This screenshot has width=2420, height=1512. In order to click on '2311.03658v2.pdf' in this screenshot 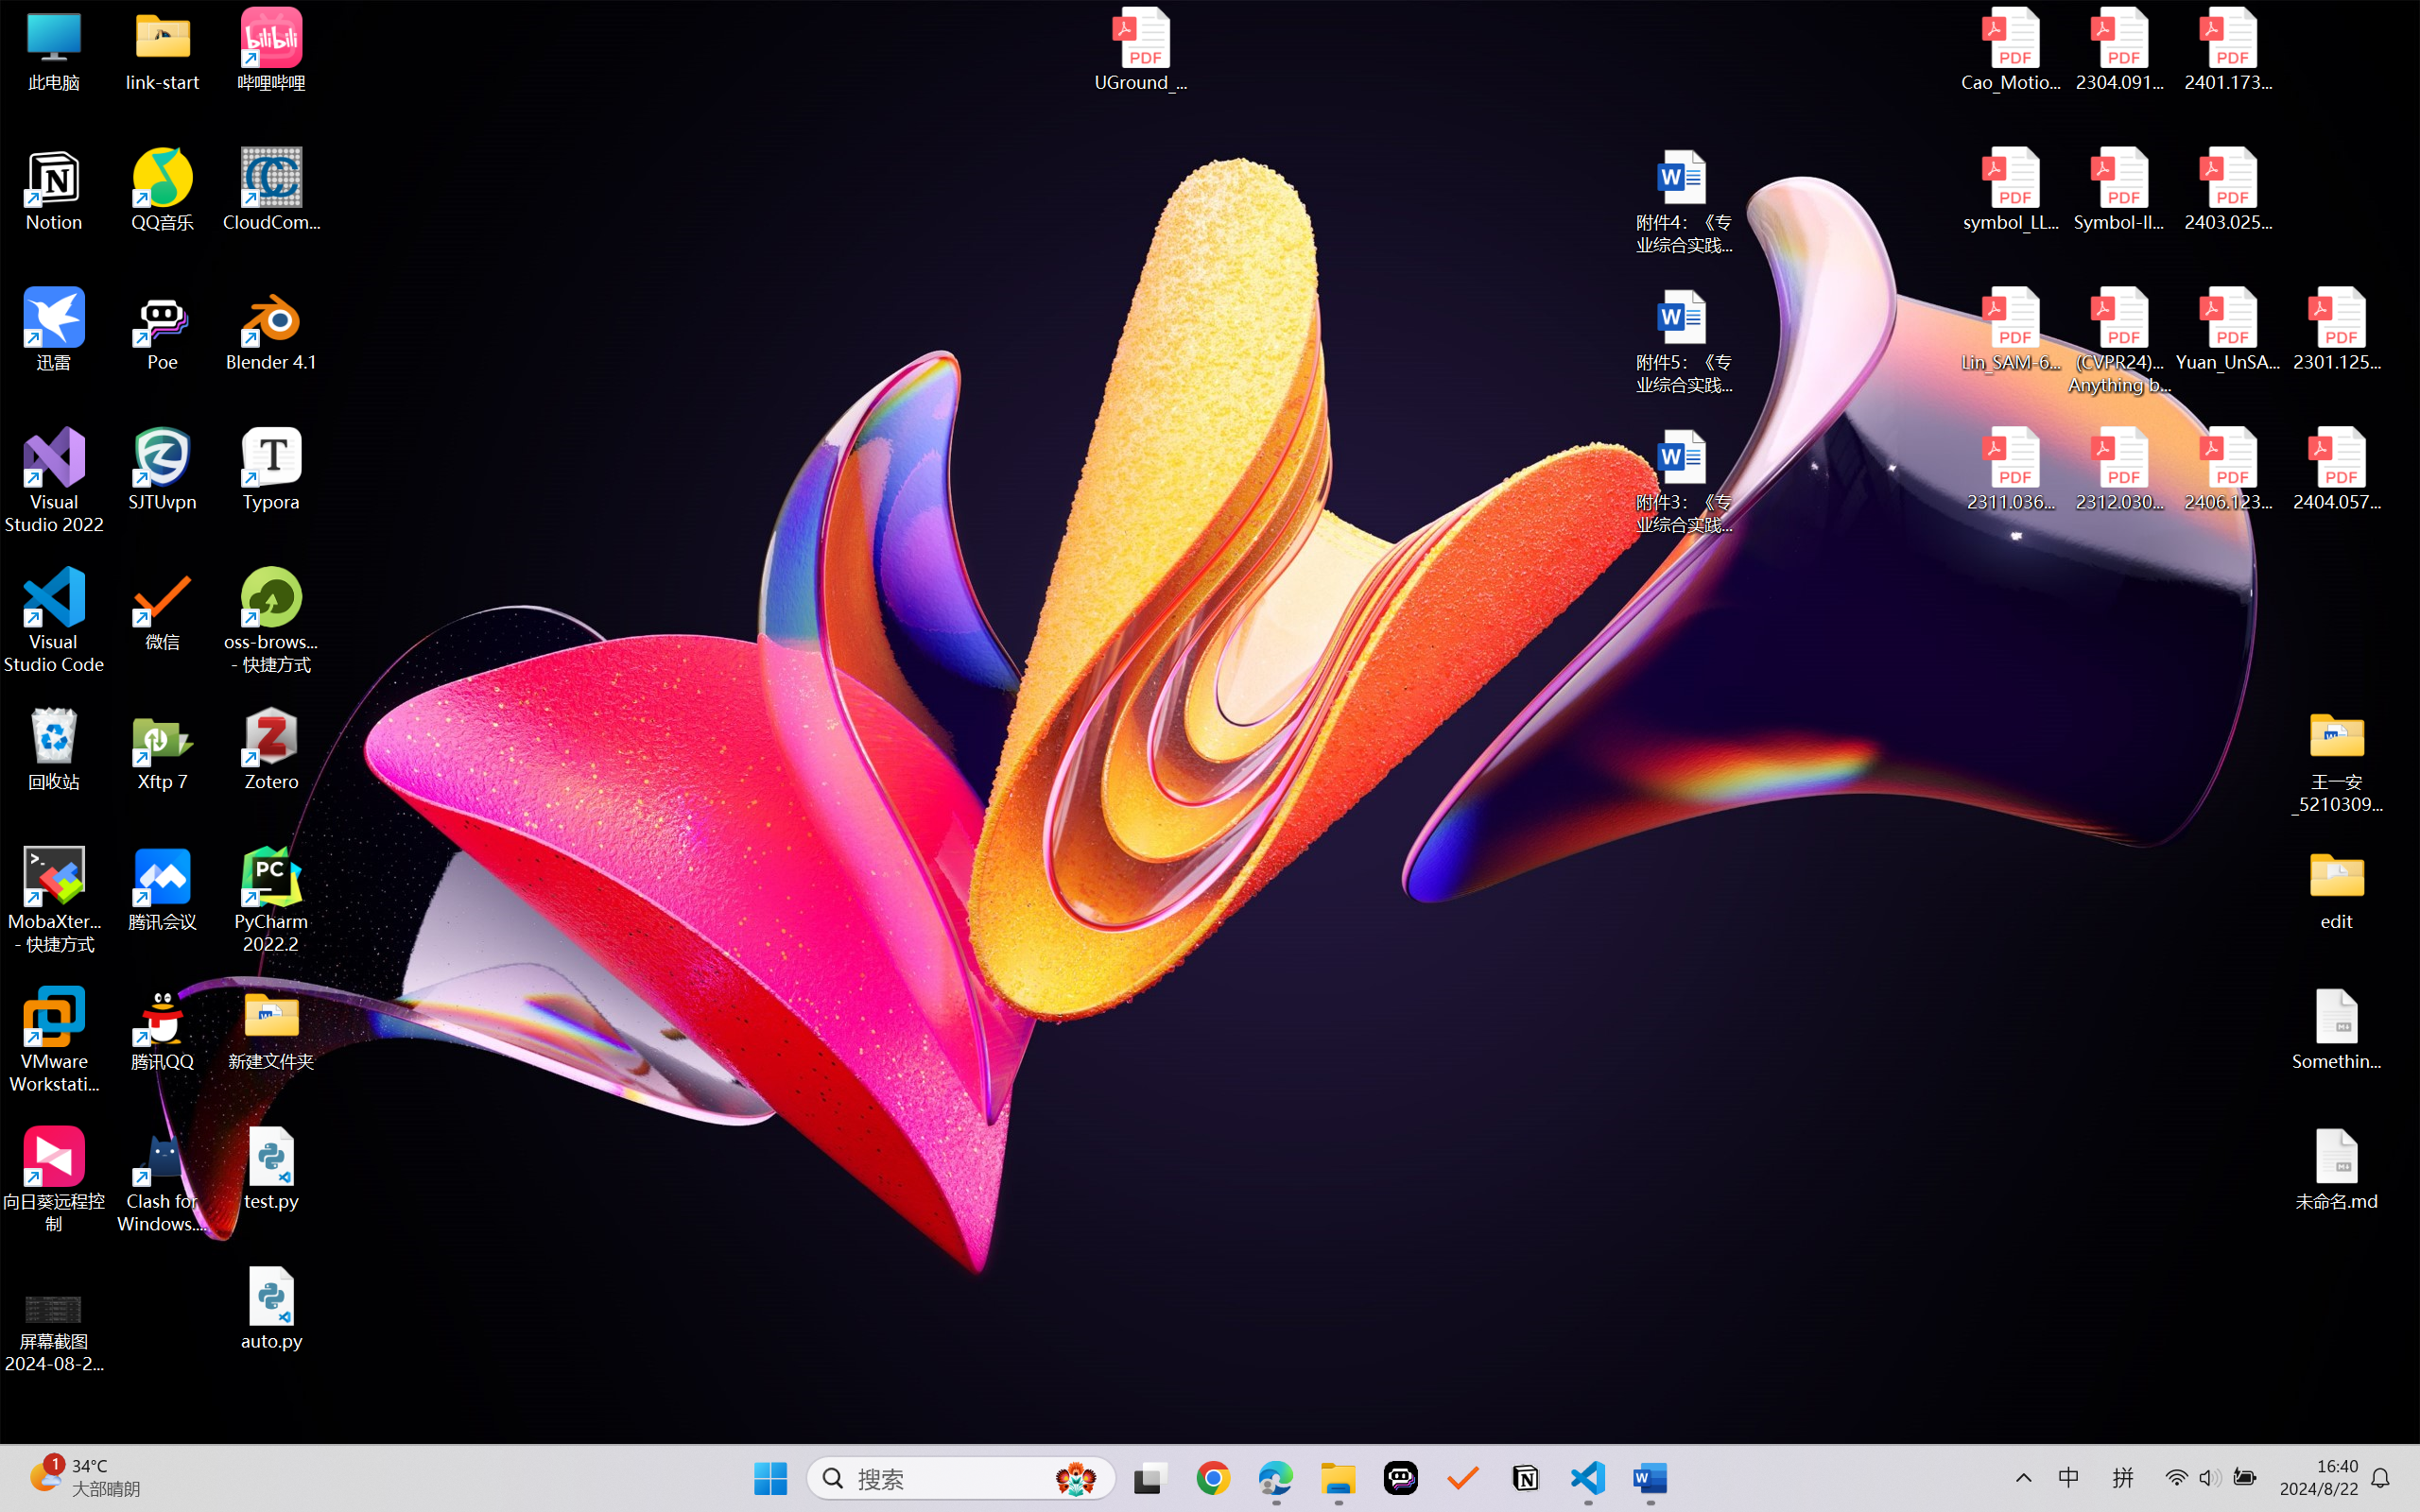, I will do `click(2011, 469)`.